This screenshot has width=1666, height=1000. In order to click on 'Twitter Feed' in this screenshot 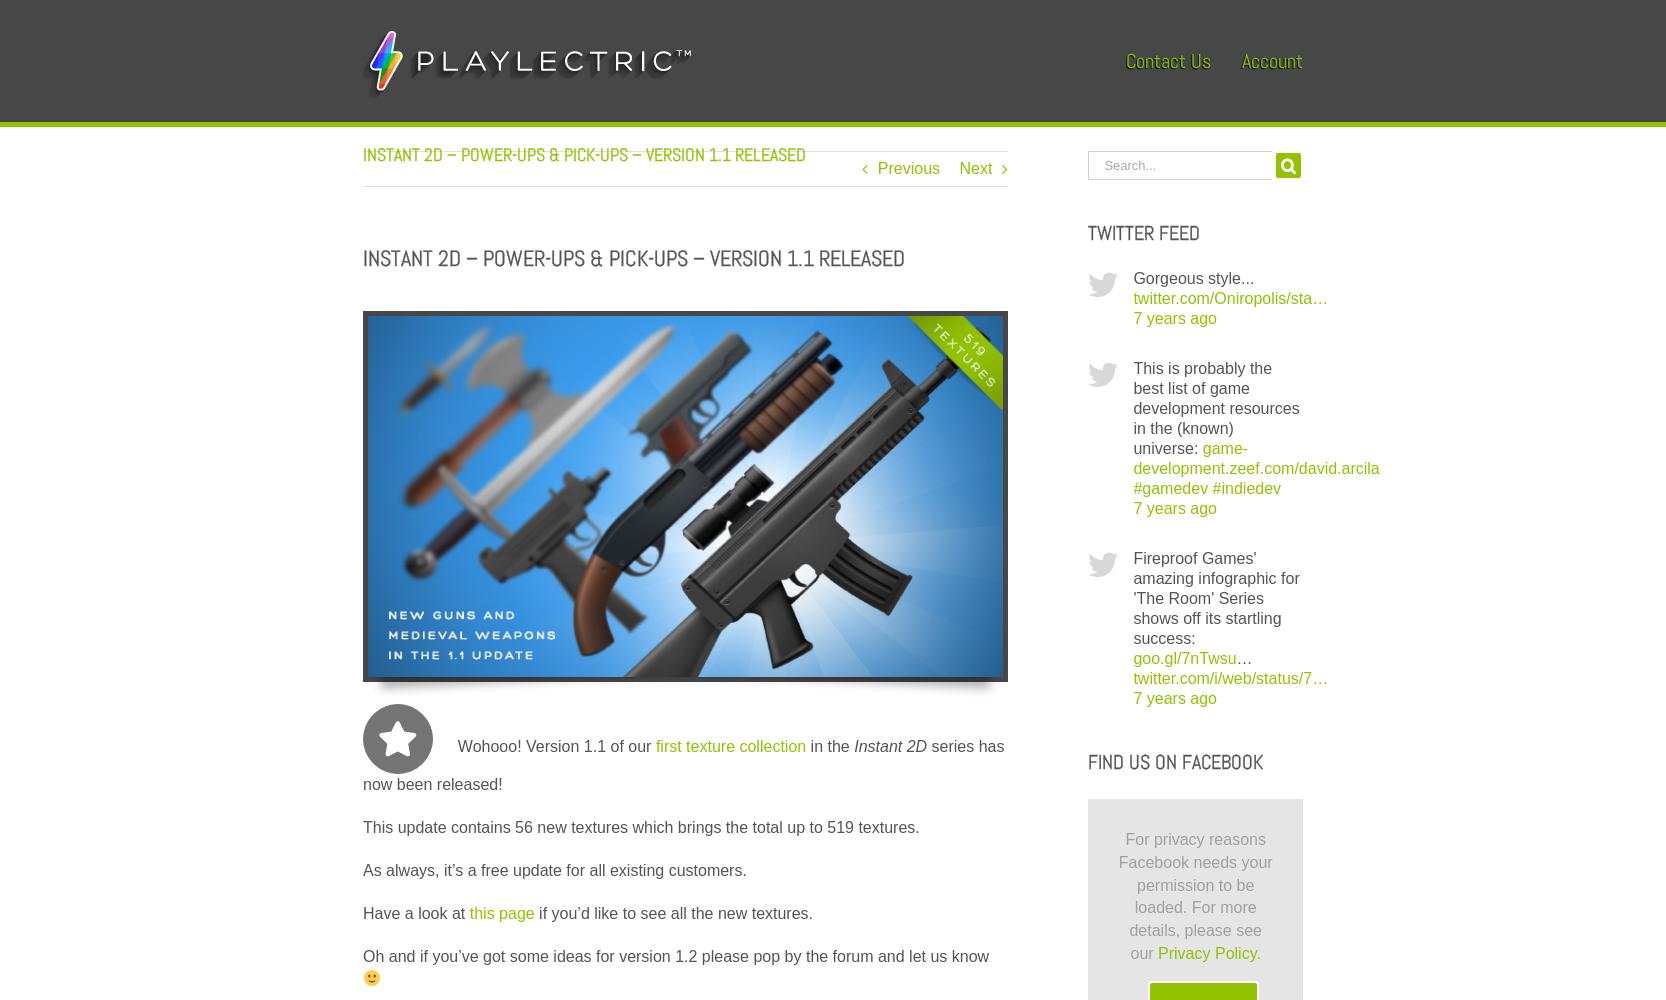, I will do `click(1143, 232)`.